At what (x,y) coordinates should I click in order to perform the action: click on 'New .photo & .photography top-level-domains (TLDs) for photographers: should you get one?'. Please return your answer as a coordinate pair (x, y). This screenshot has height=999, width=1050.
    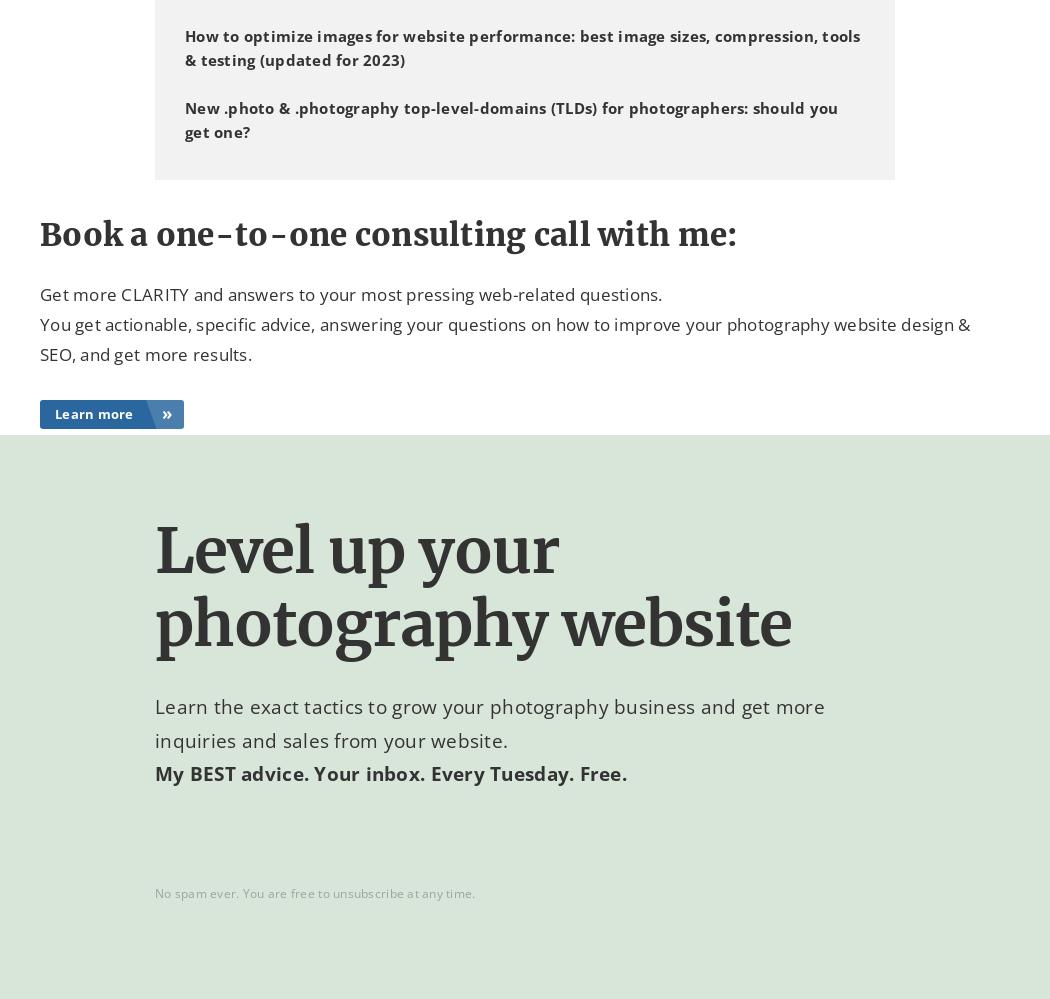
    Looking at the image, I should click on (510, 119).